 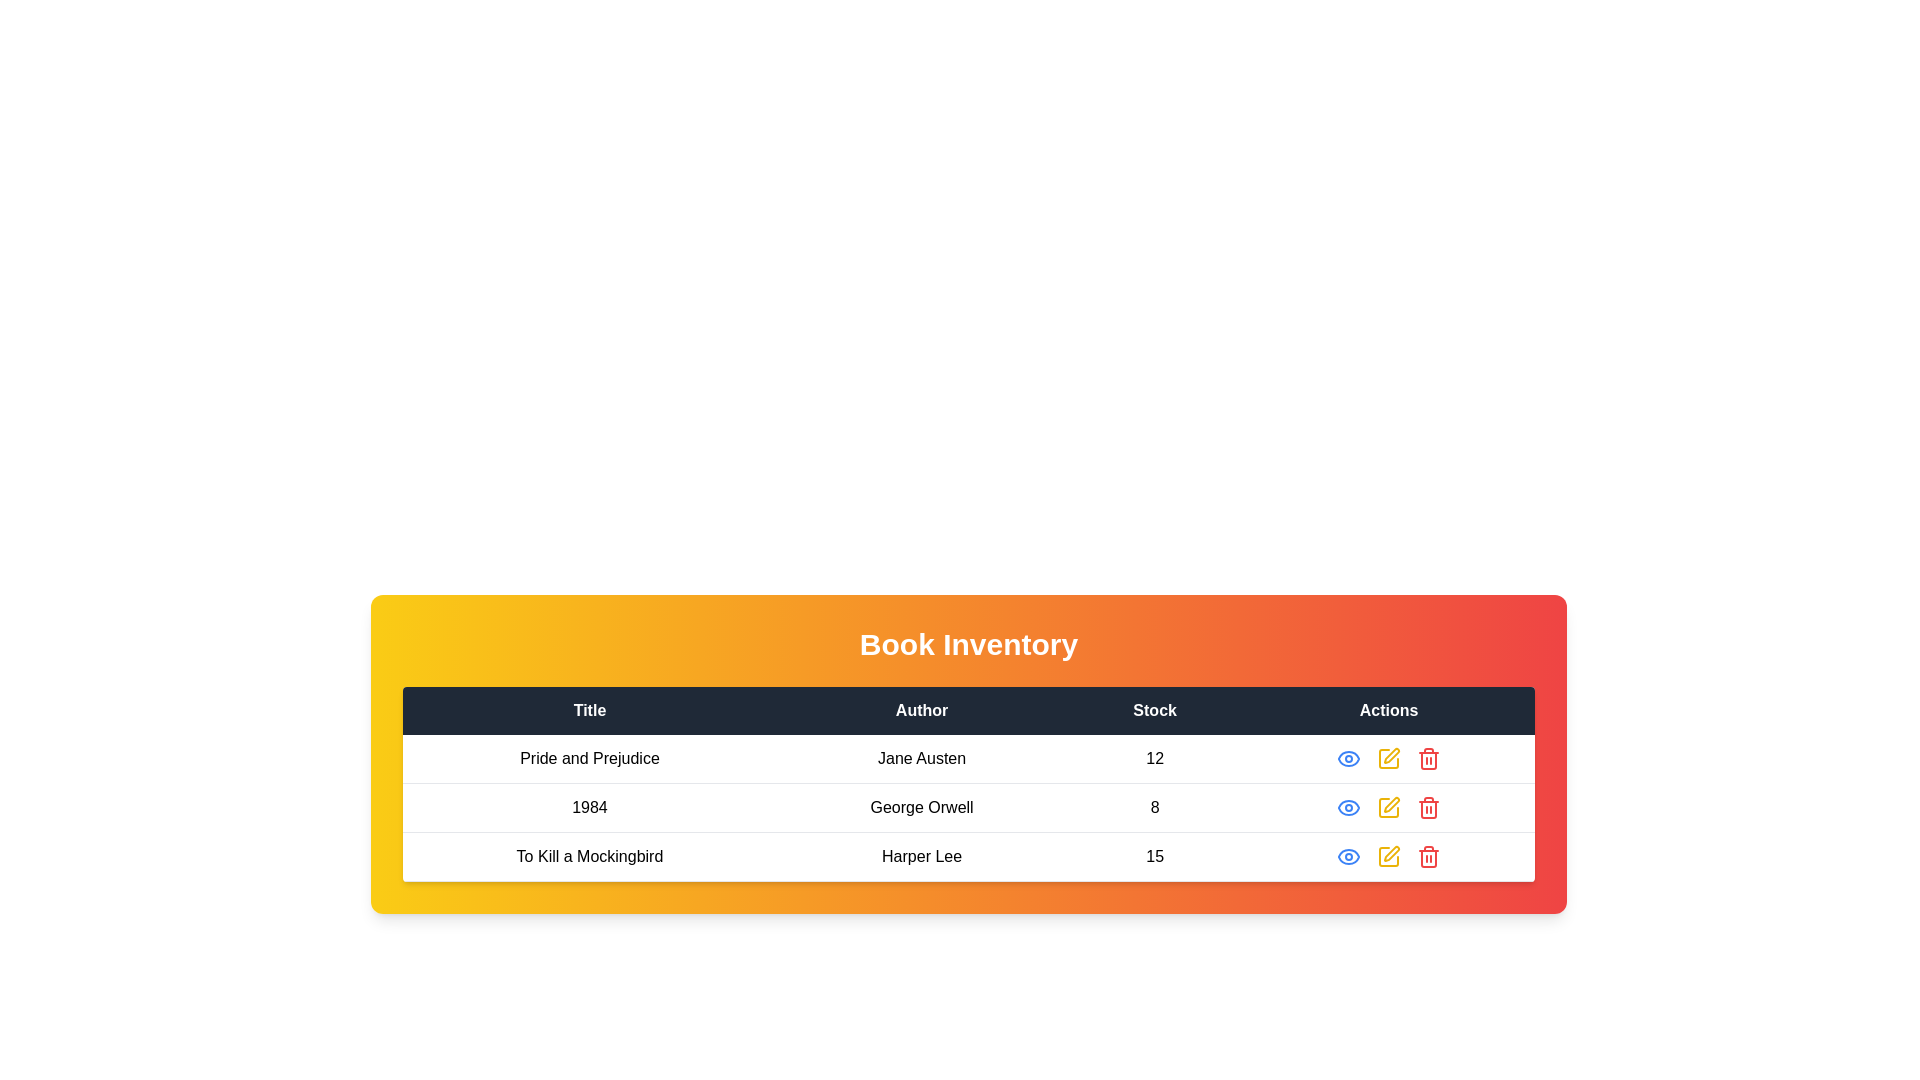 I want to click on the second icon in the 'Actions' column of the first row of the book inventory table, which functions as an edit button, so click(x=1388, y=759).